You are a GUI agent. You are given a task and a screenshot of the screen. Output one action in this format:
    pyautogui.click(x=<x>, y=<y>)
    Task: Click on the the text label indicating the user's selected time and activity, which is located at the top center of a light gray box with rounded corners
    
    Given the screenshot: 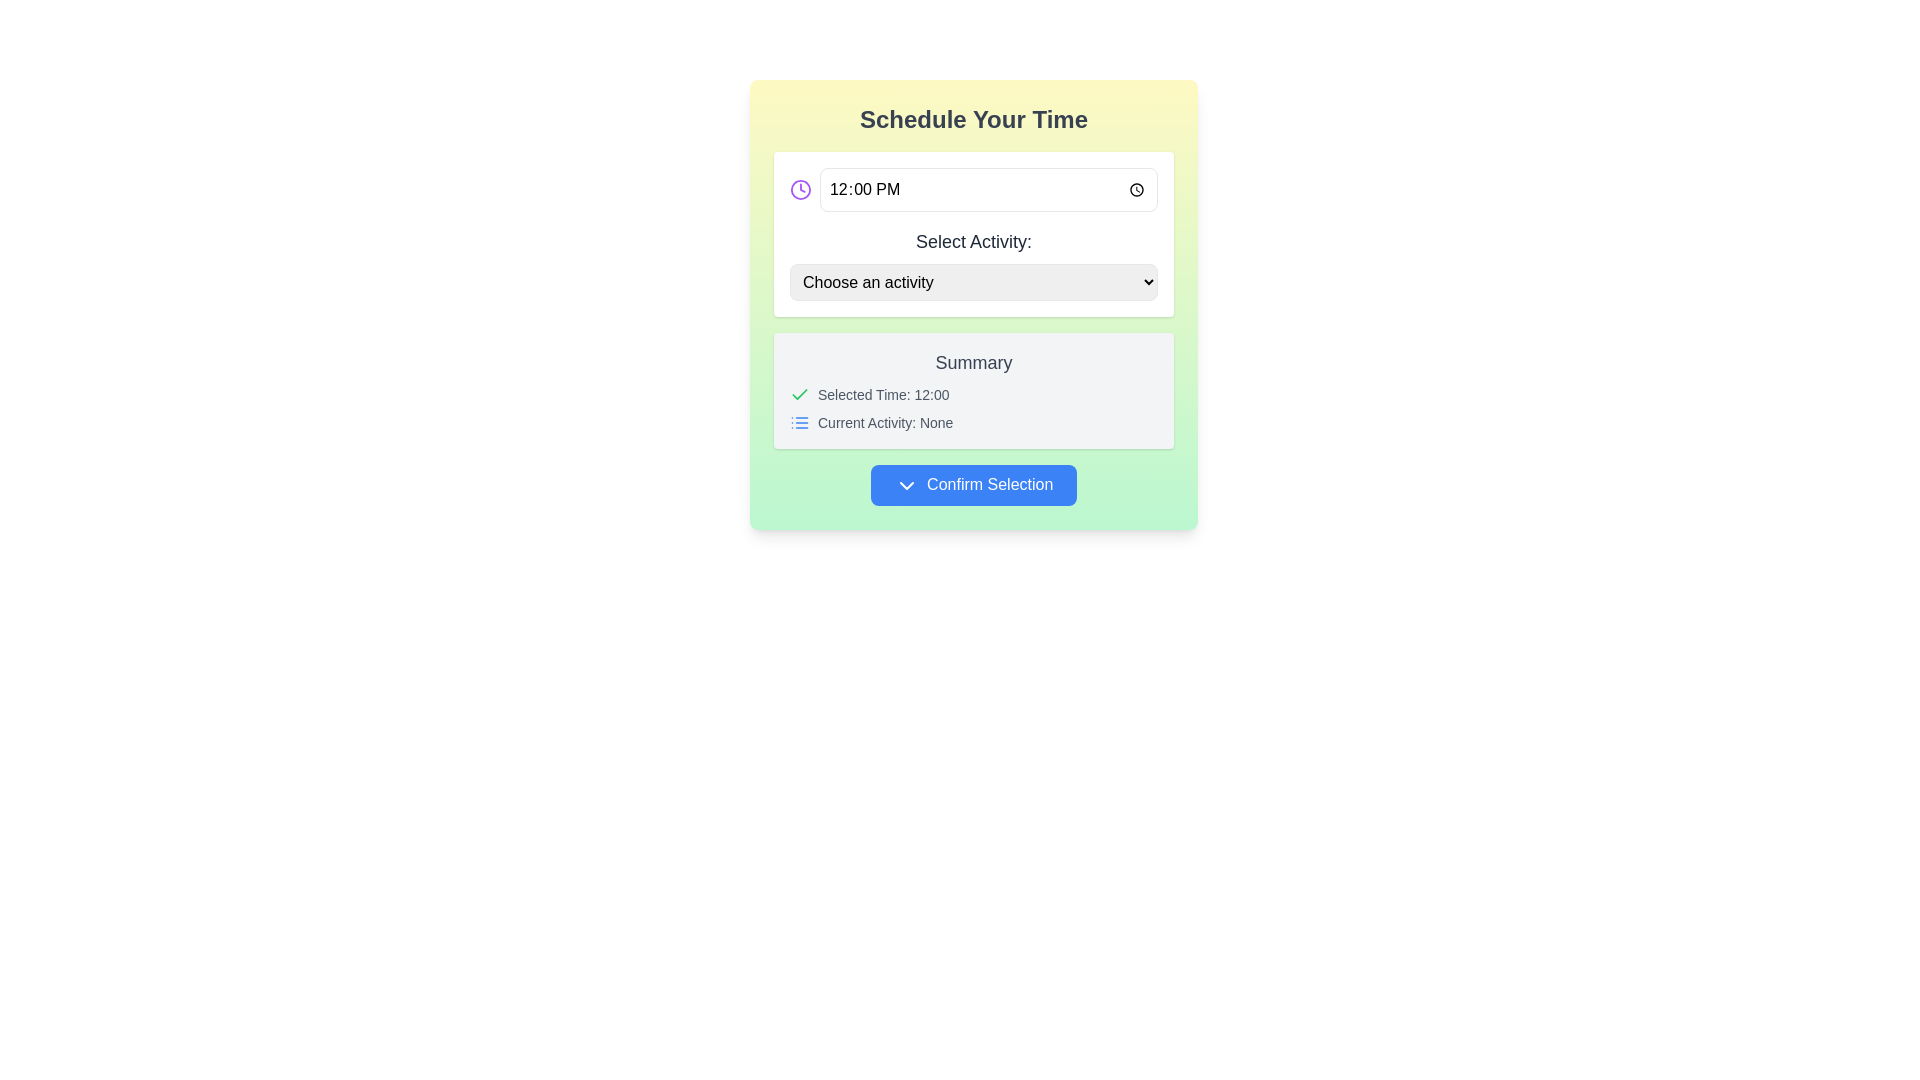 What is the action you would take?
    pyautogui.click(x=974, y=362)
    